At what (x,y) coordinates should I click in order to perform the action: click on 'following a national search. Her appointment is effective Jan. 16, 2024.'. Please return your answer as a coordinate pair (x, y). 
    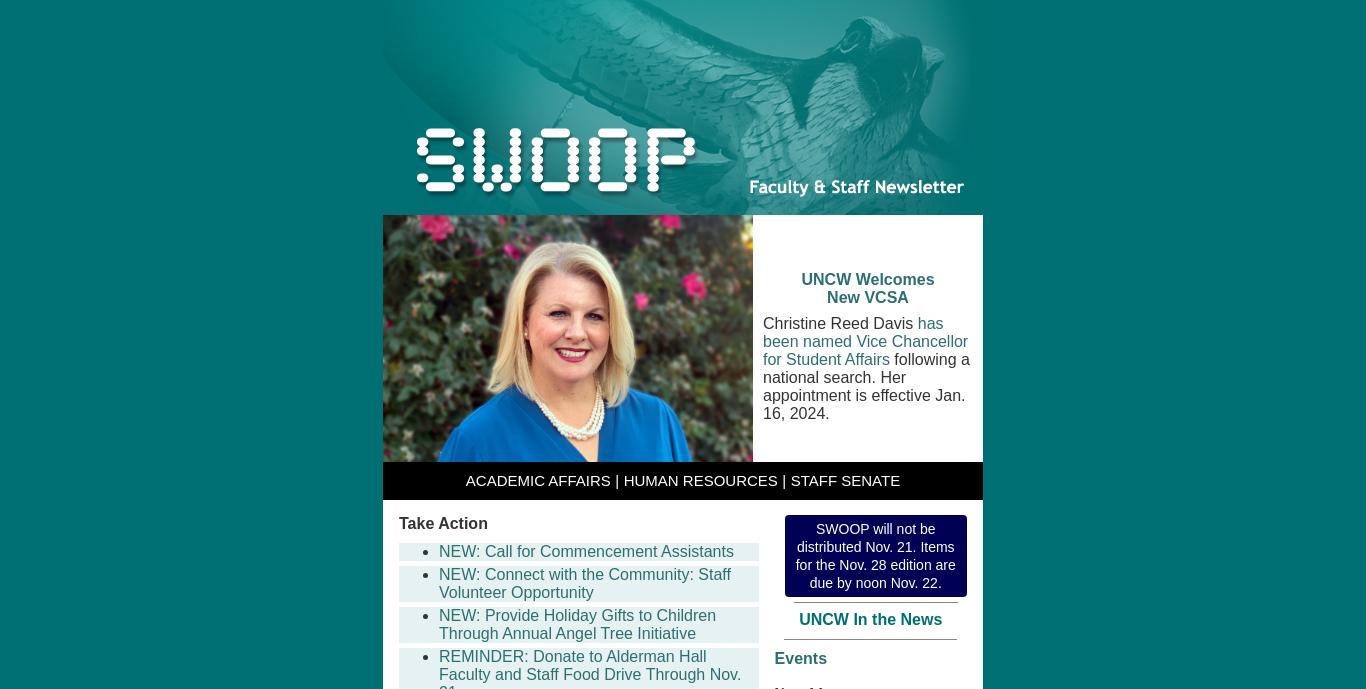
    Looking at the image, I should click on (865, 386).